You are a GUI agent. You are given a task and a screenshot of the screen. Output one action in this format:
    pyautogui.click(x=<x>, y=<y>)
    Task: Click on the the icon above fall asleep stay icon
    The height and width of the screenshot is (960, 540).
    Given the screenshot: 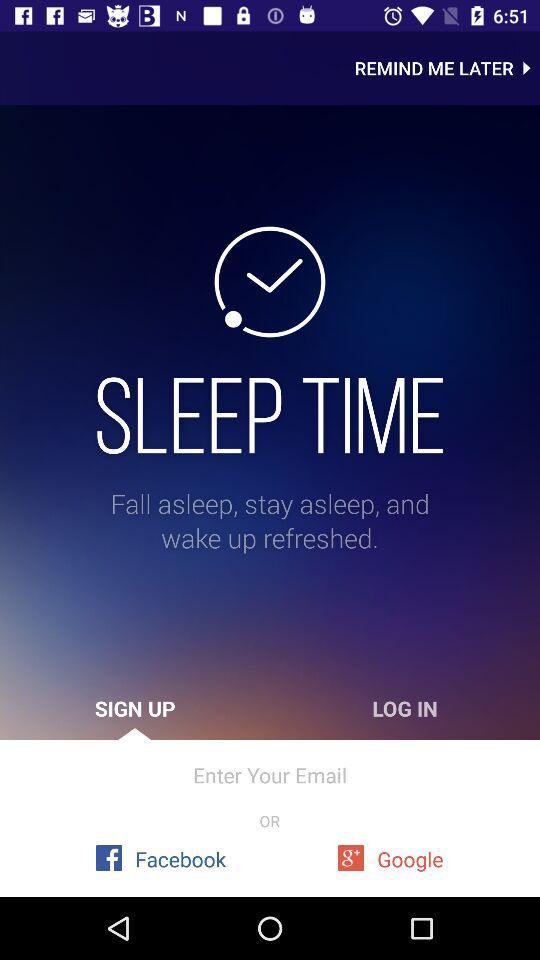 What is the action you would take?
    pyautogui.click(x=270, y=414)
    